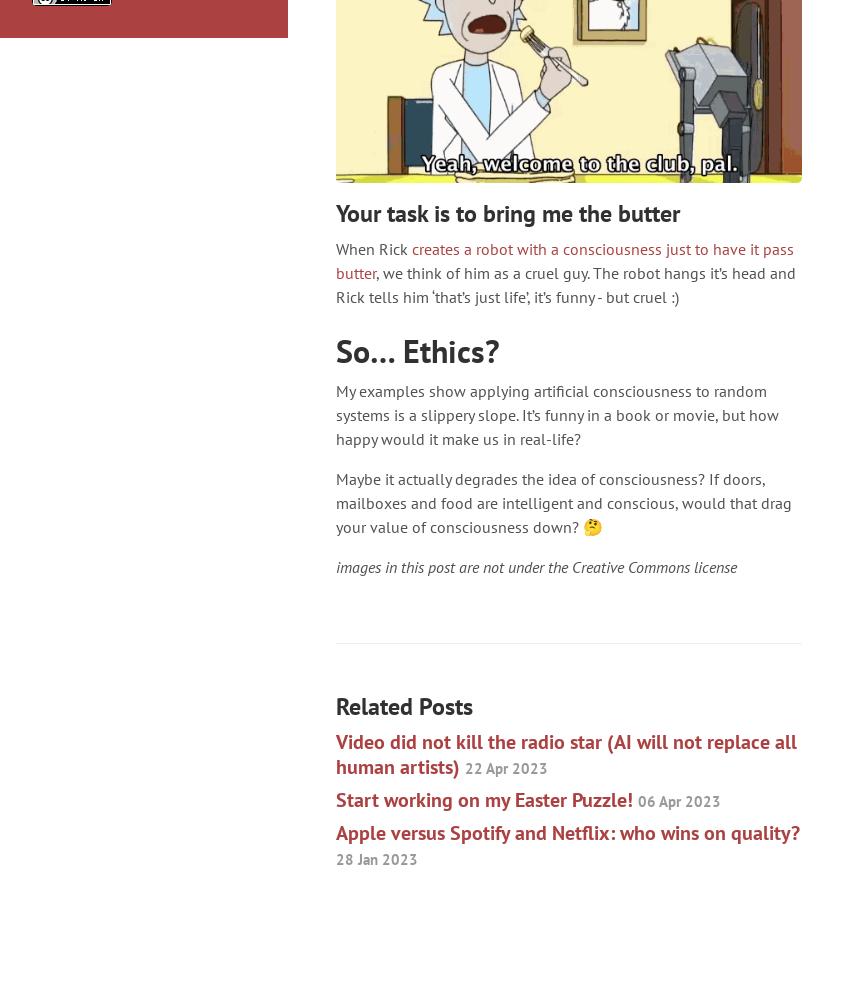 The width and height of the screenshot is (850, 981). What do you see at coordinates (507, 212) in the screenshot?
I see `'Your task is to bring me the butter'` at bounding box center [507, 212].